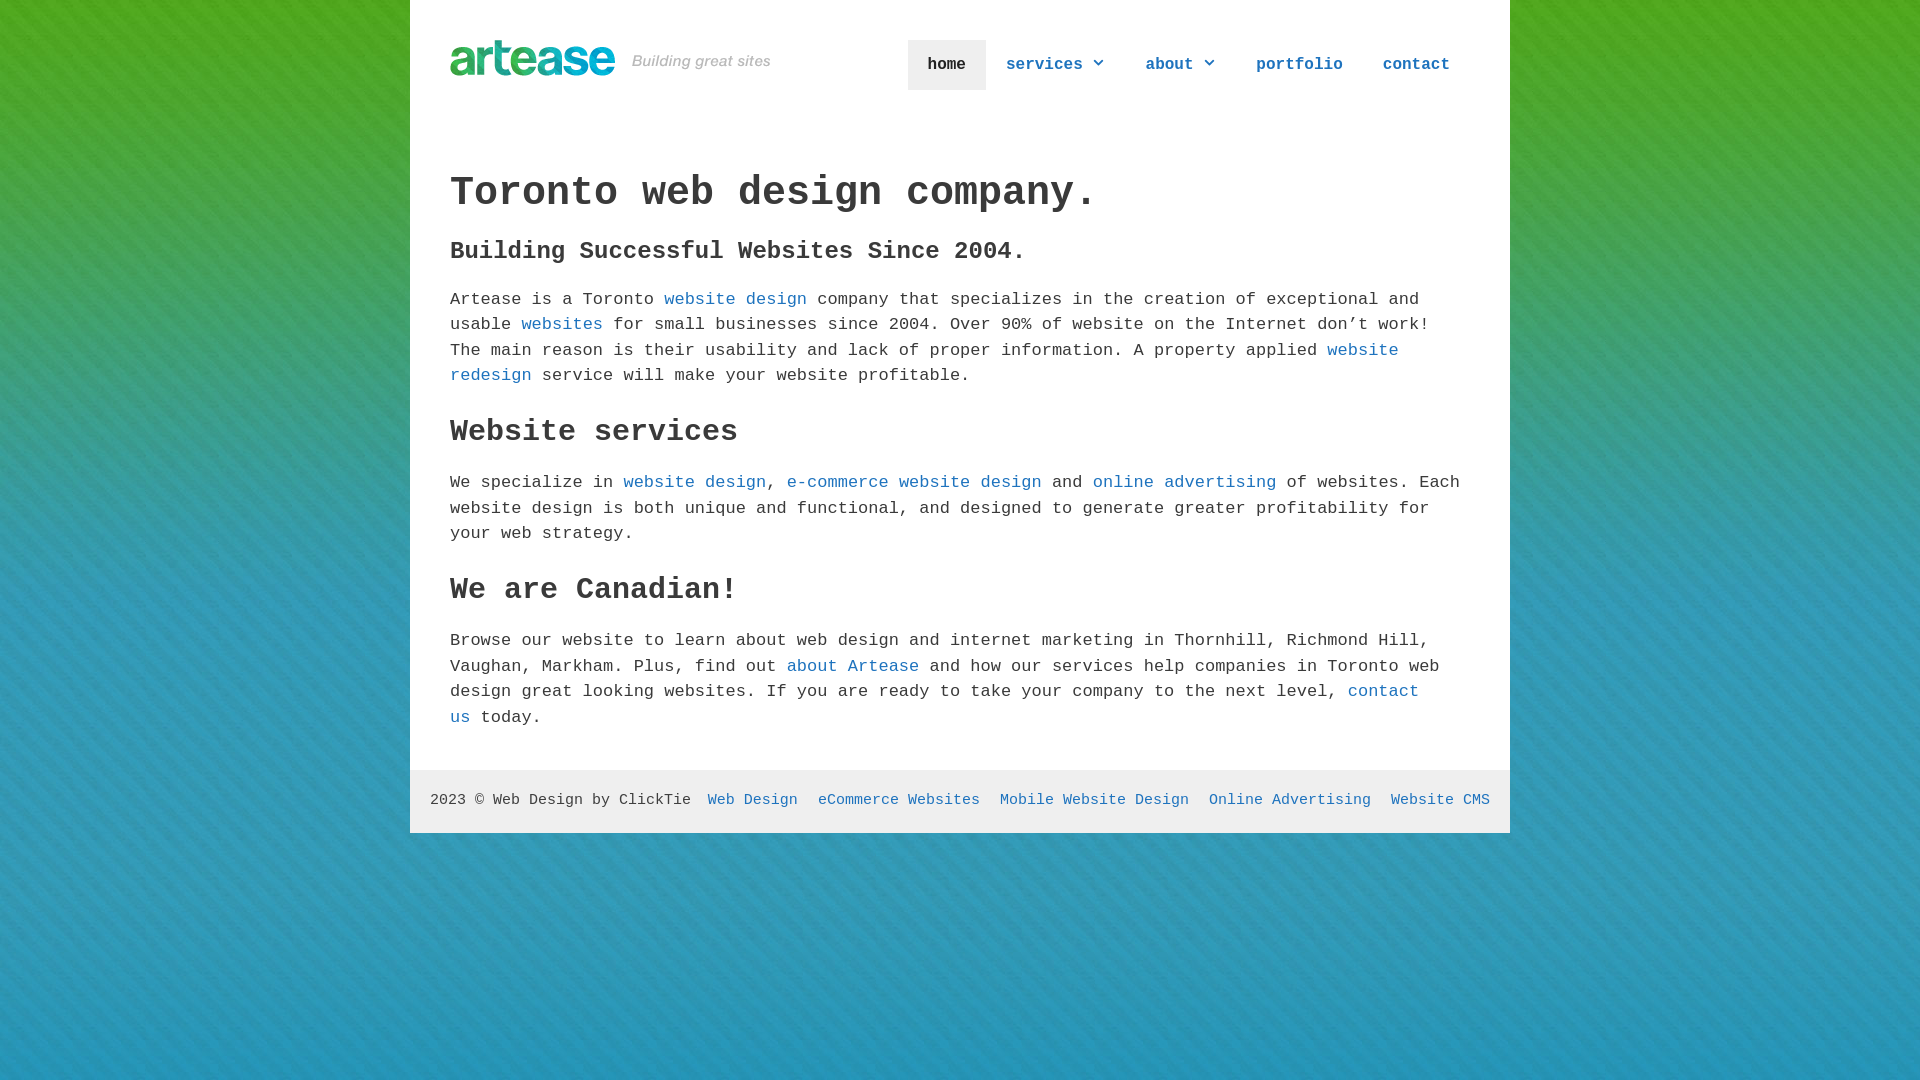 This screenshot has height=1080, width=1920. I want to click on 'about', so click(1181, 64).